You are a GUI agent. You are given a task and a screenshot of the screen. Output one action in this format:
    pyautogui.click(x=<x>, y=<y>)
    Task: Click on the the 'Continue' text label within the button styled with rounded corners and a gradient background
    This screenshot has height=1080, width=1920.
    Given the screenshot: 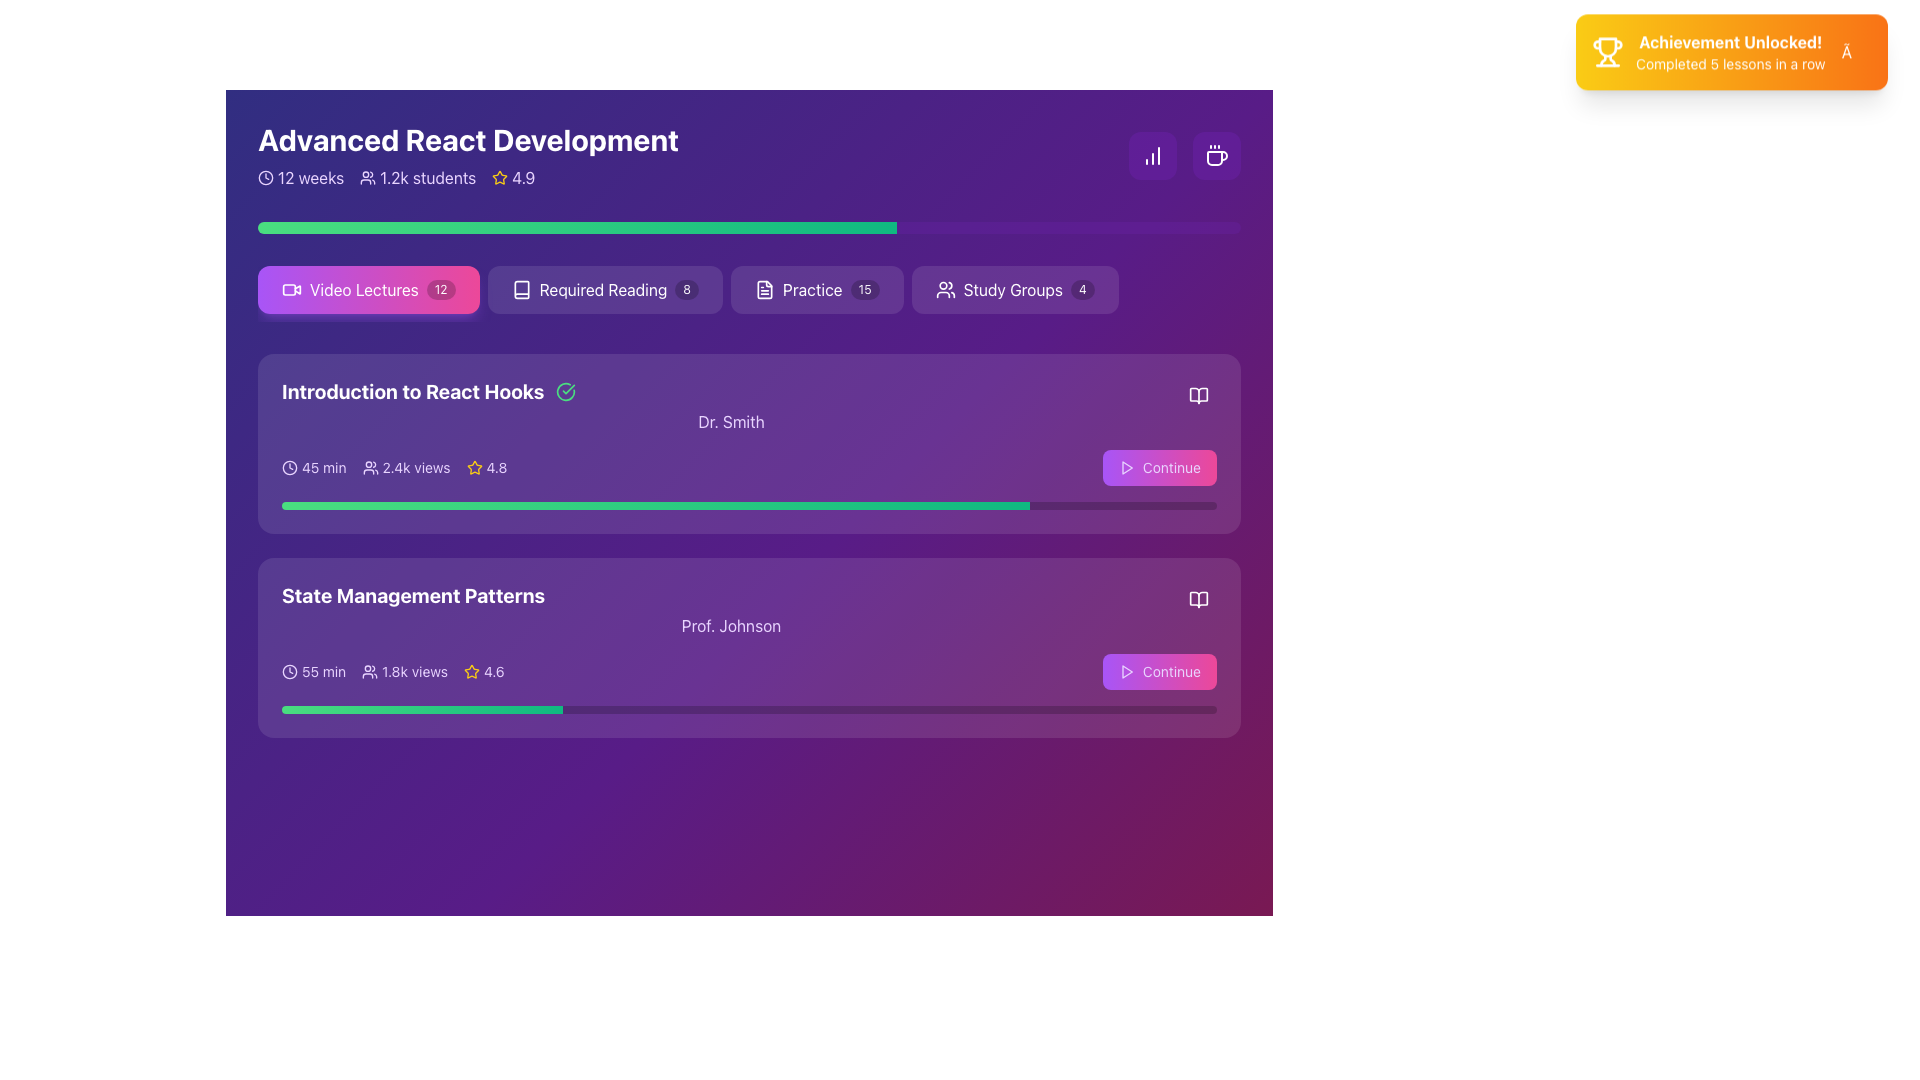 What is the action you would take?
    pyautogui.click(x=1171, y=671)
    